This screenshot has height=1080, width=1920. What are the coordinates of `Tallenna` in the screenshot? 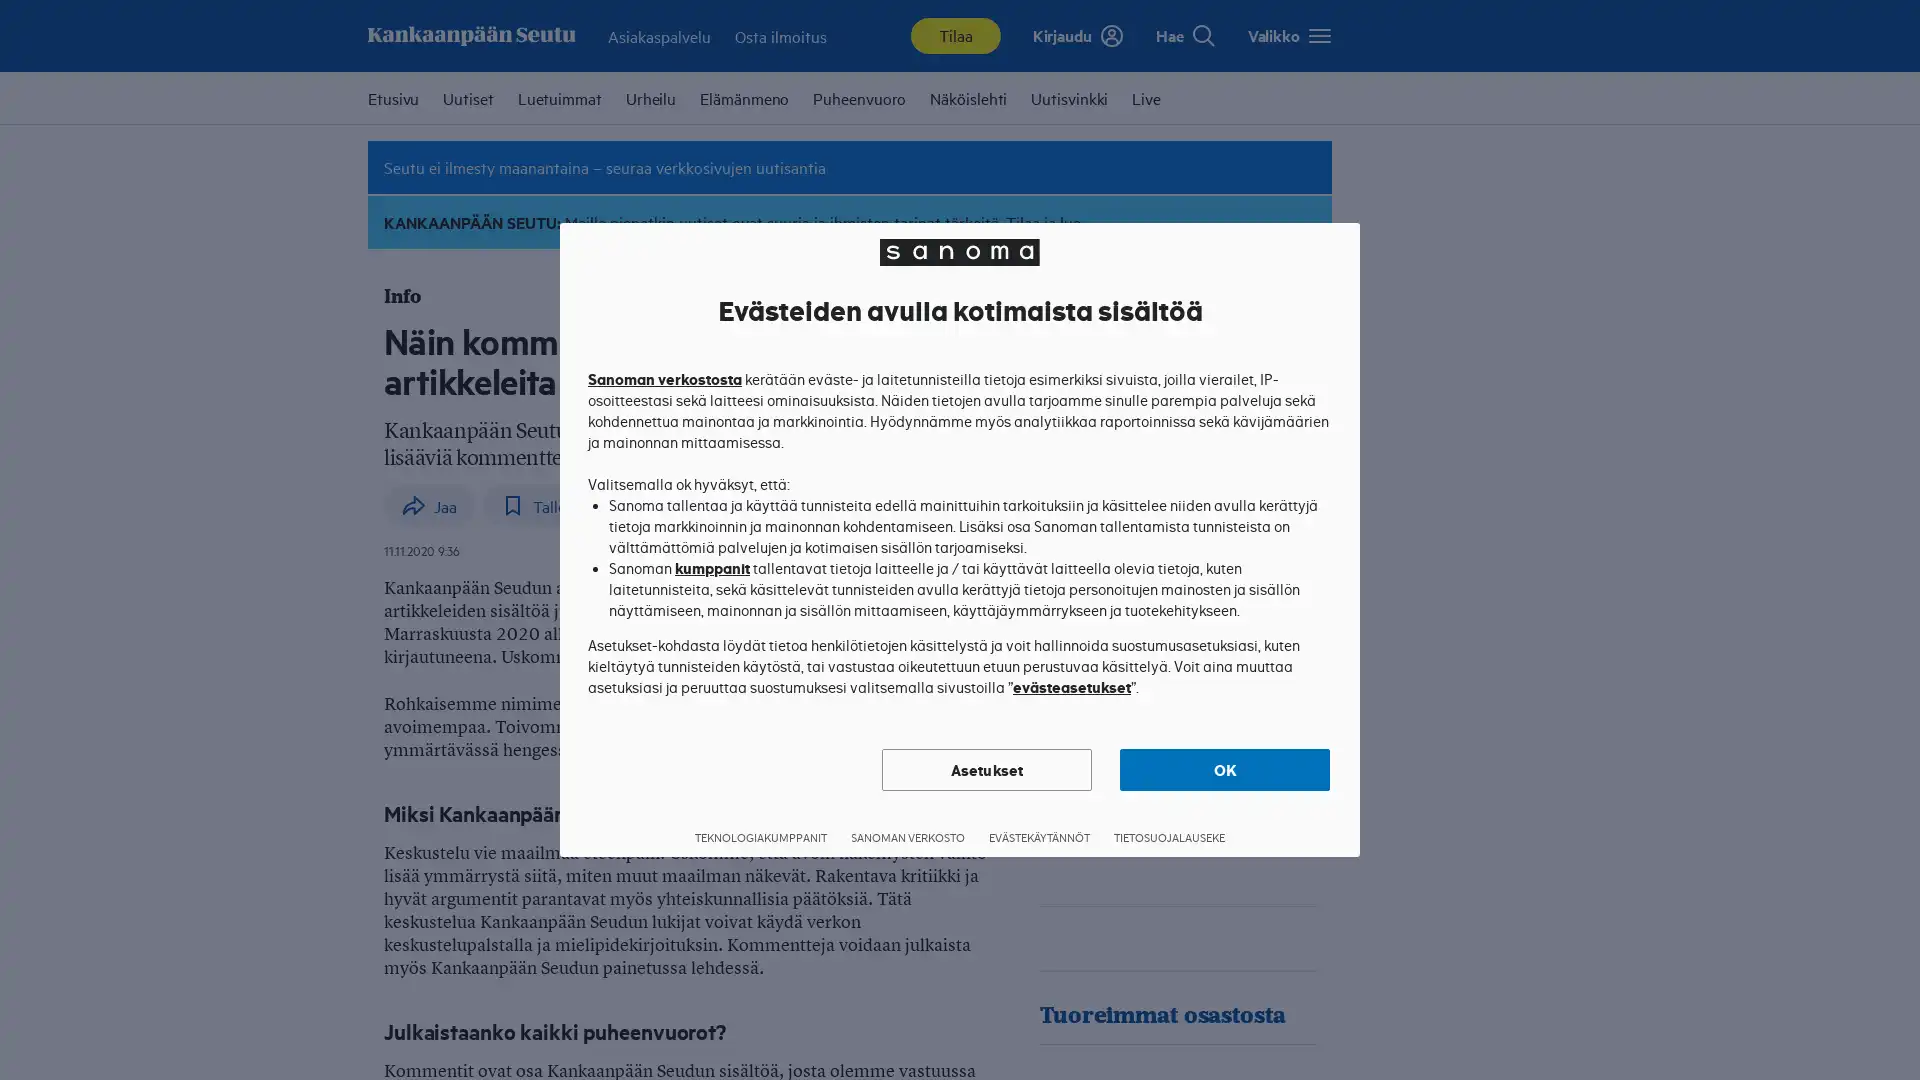 It's located at (1287, 31).